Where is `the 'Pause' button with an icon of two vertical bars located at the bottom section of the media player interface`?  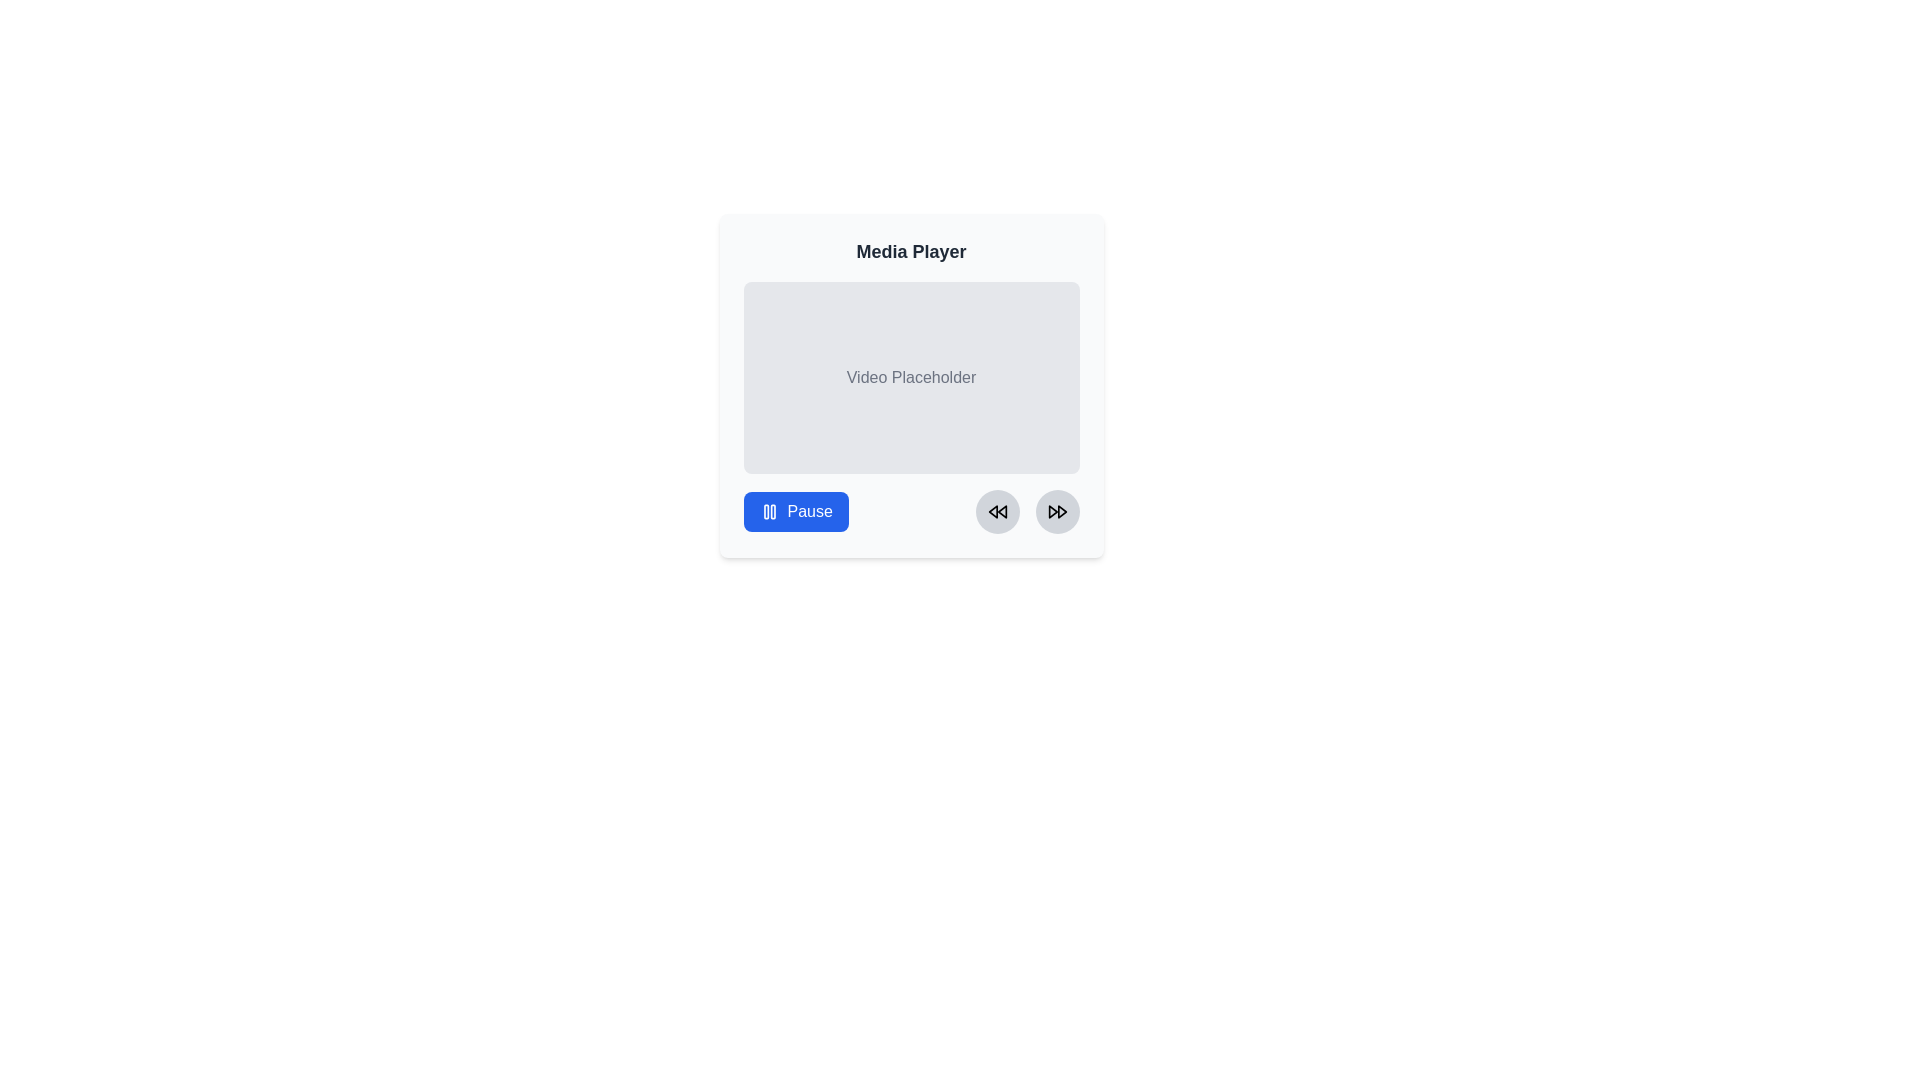 the 'Pause' button with an icon of two vertical bars located at the bottom section of the media player interface is located at coordinates (795, 511).